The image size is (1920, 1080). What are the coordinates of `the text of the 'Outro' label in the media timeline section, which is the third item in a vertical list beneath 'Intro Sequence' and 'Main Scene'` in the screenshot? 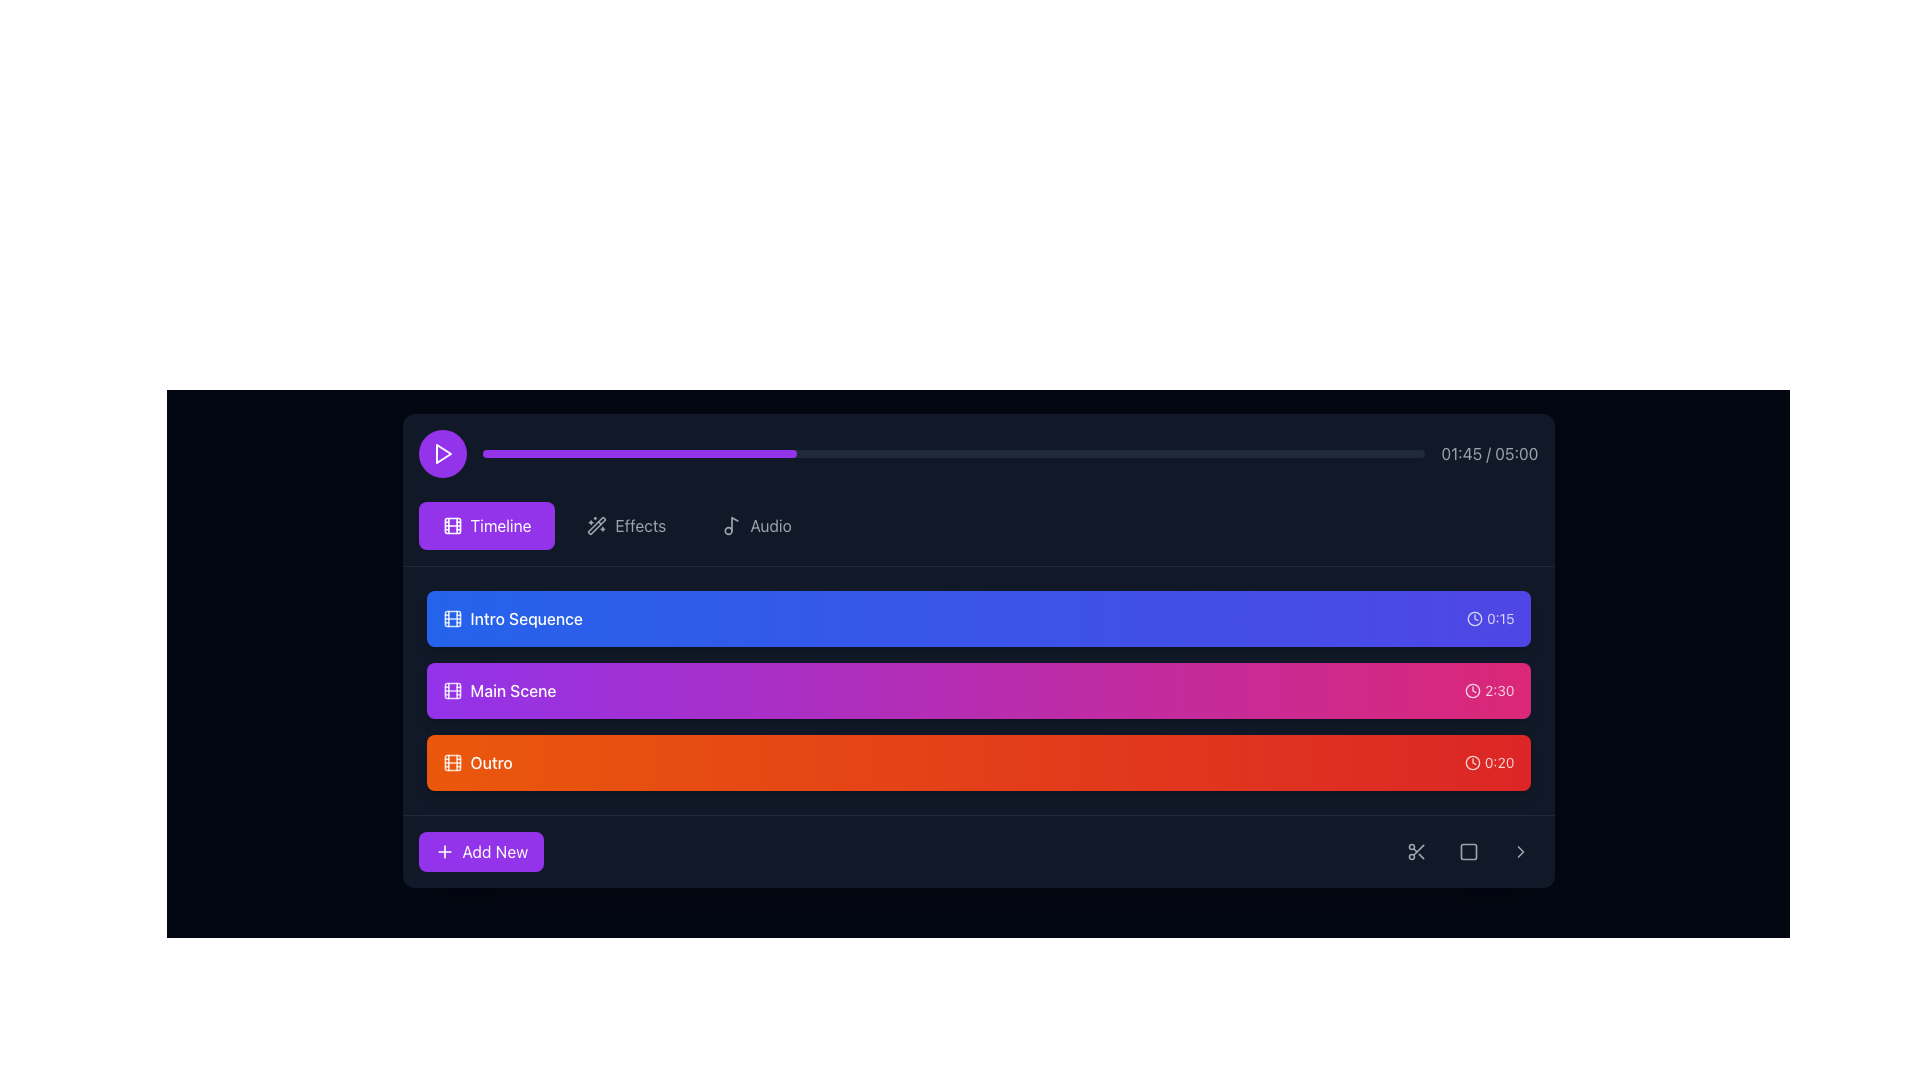 It's located at (476, 763).